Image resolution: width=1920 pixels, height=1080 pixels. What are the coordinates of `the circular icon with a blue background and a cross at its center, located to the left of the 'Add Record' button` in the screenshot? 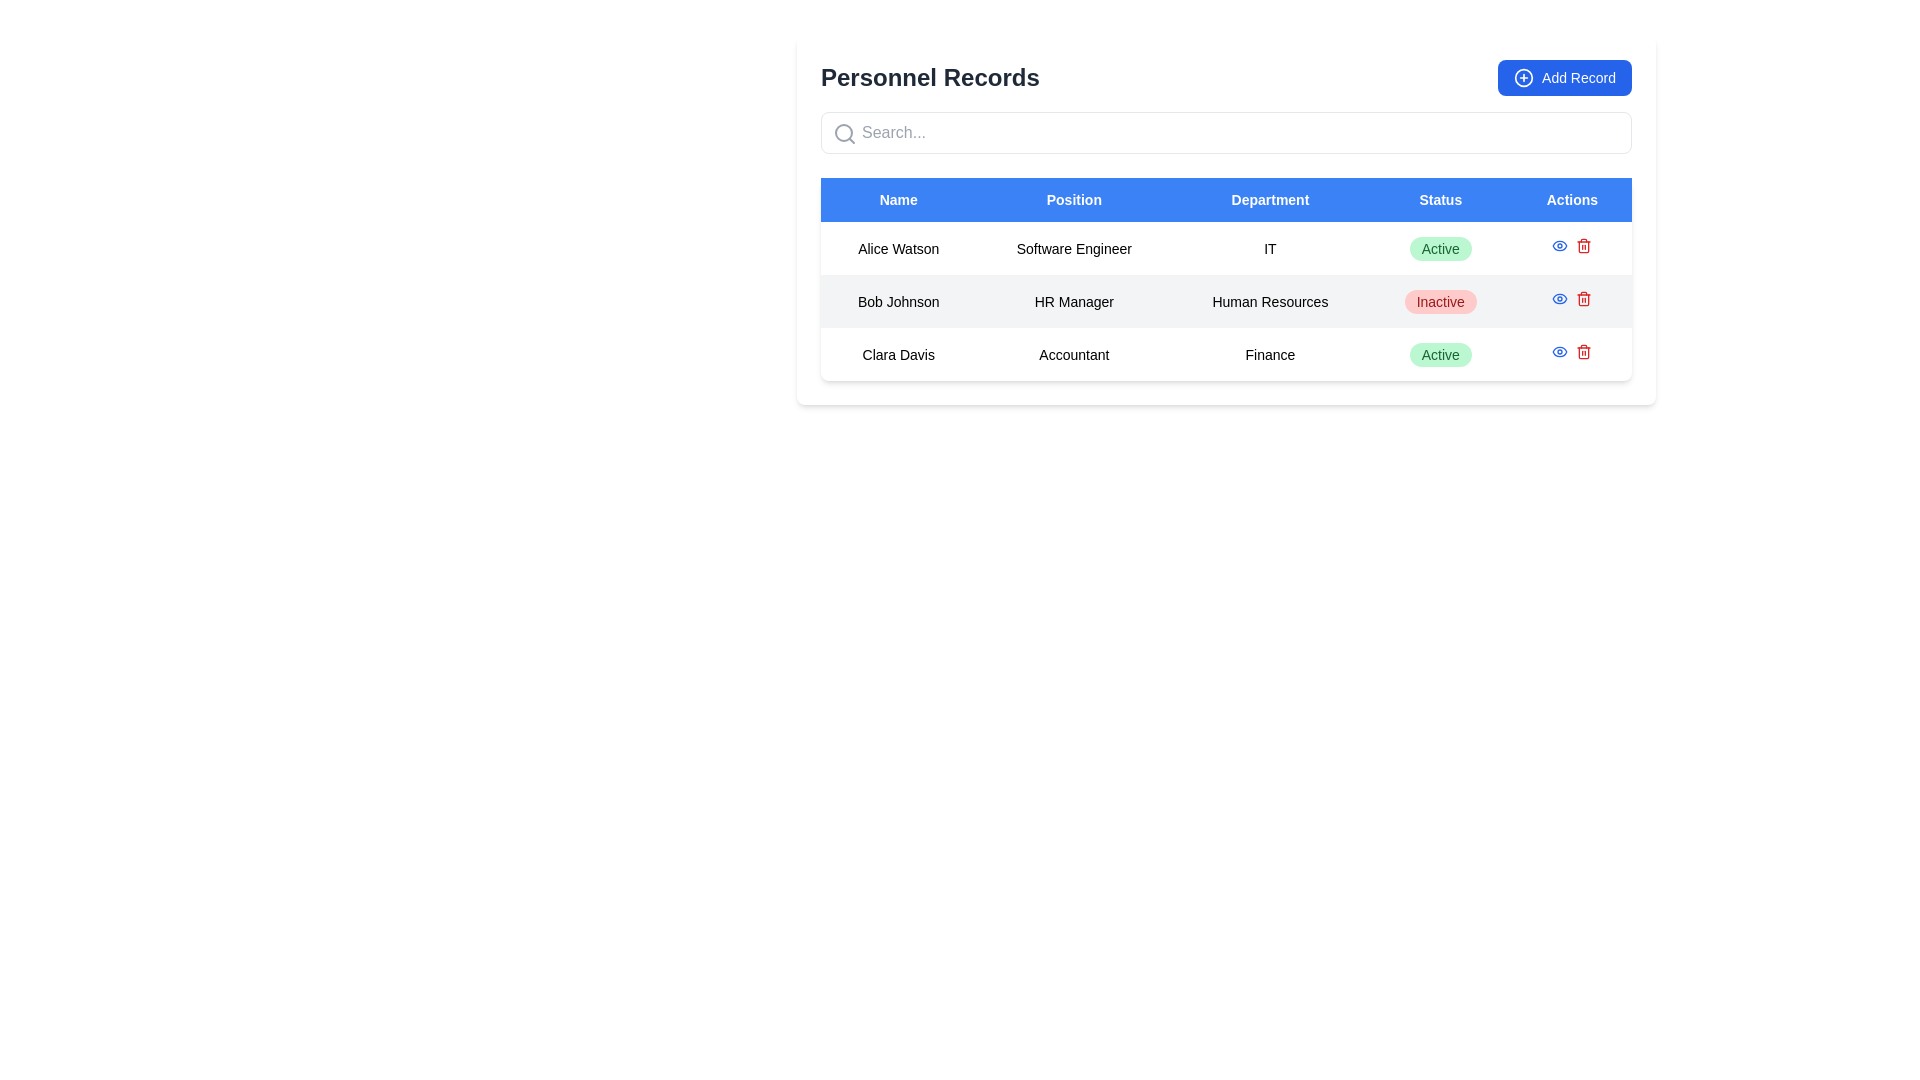 It's located at (1523, 76).